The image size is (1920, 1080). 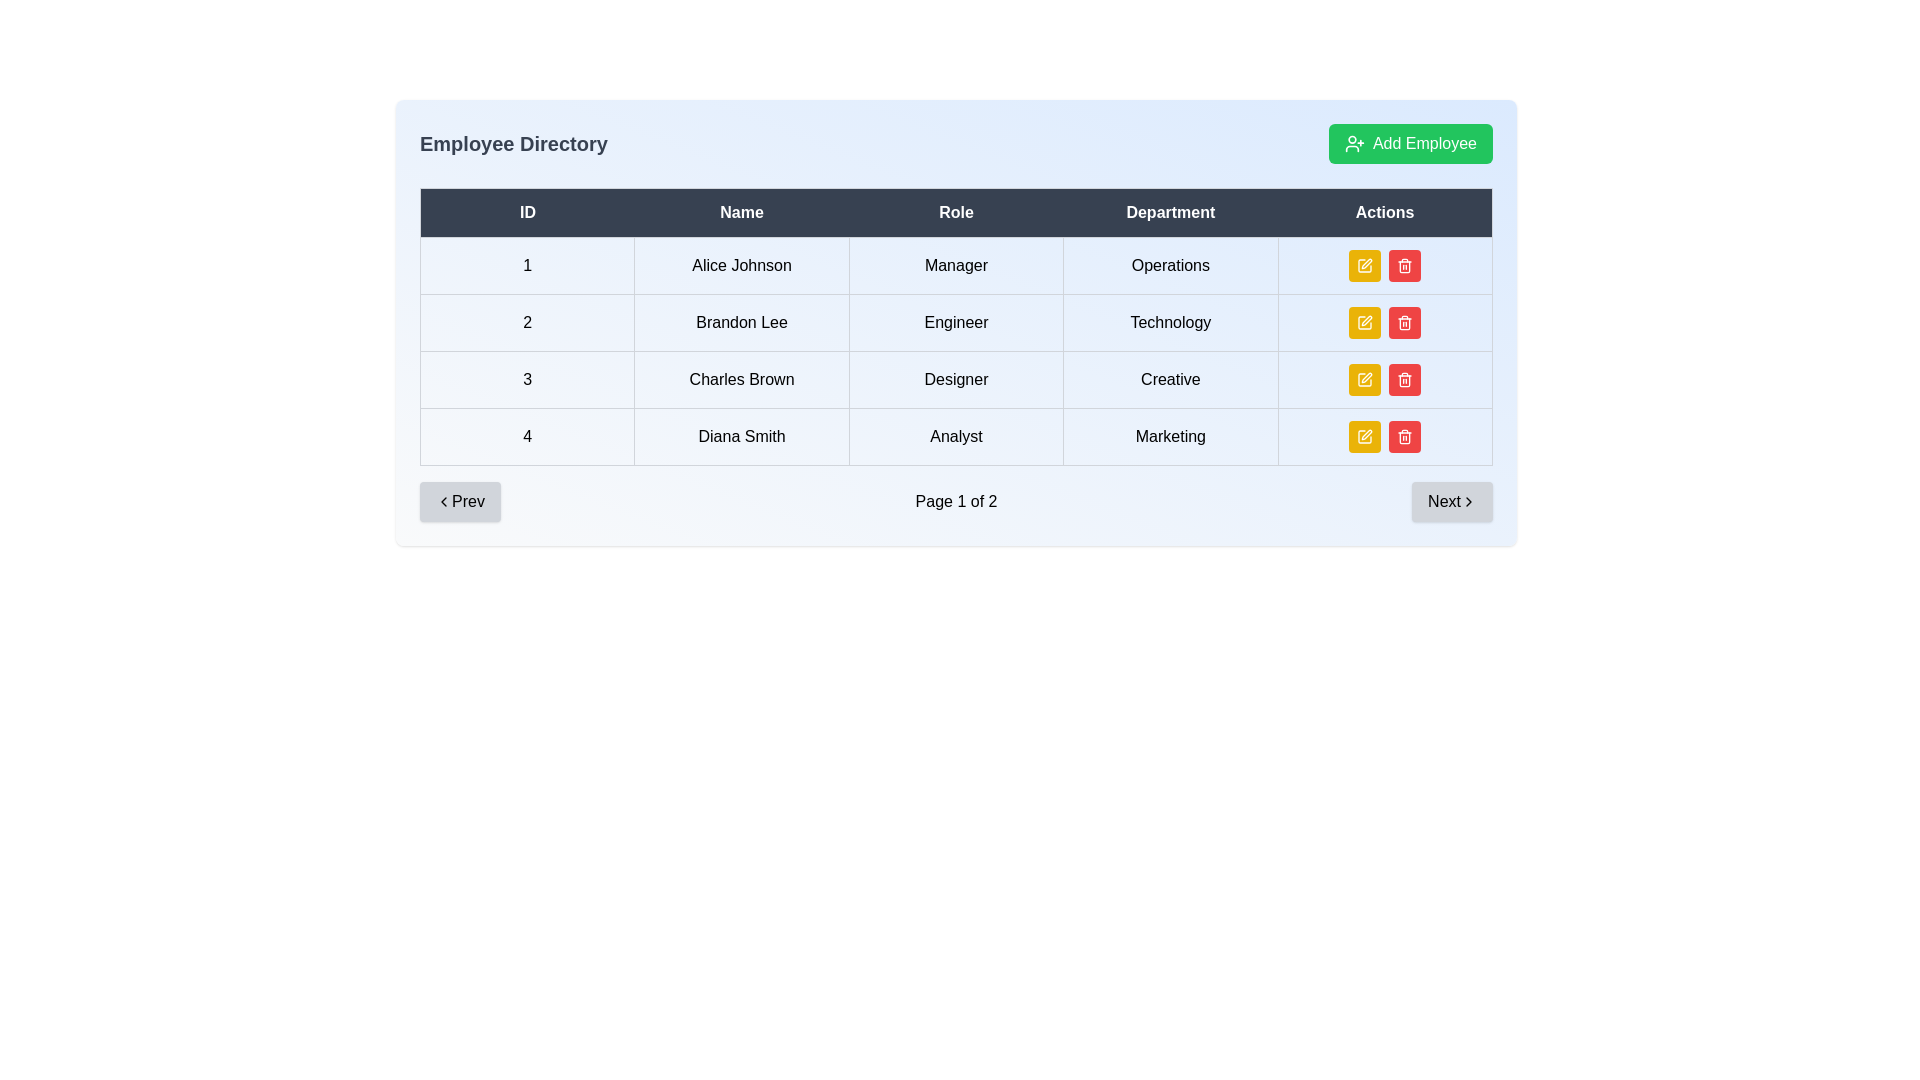 I want to click on the first edit button in the 'Actions' column of the fourth row in the table to initiate an edit action, so click(x=1363, y=380).